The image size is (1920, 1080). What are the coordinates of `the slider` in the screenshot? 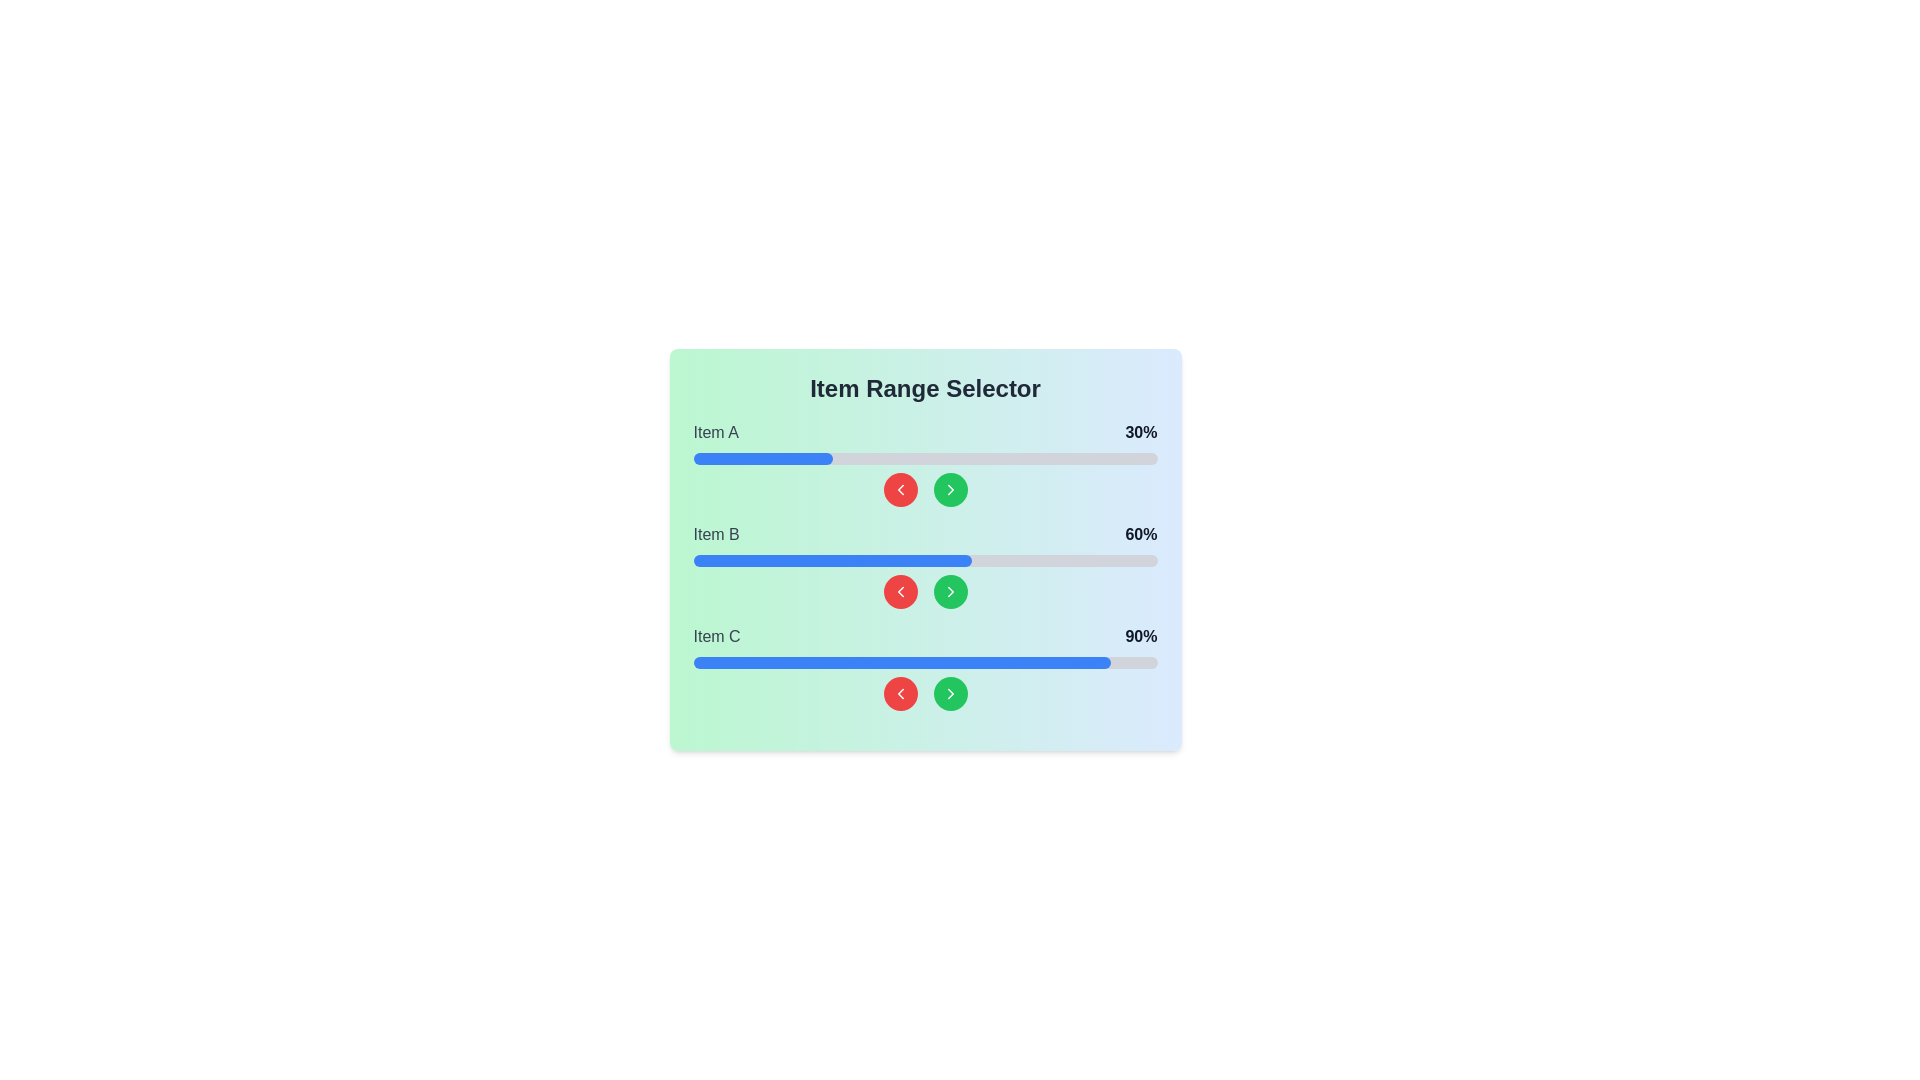 It's located at (776, 560).